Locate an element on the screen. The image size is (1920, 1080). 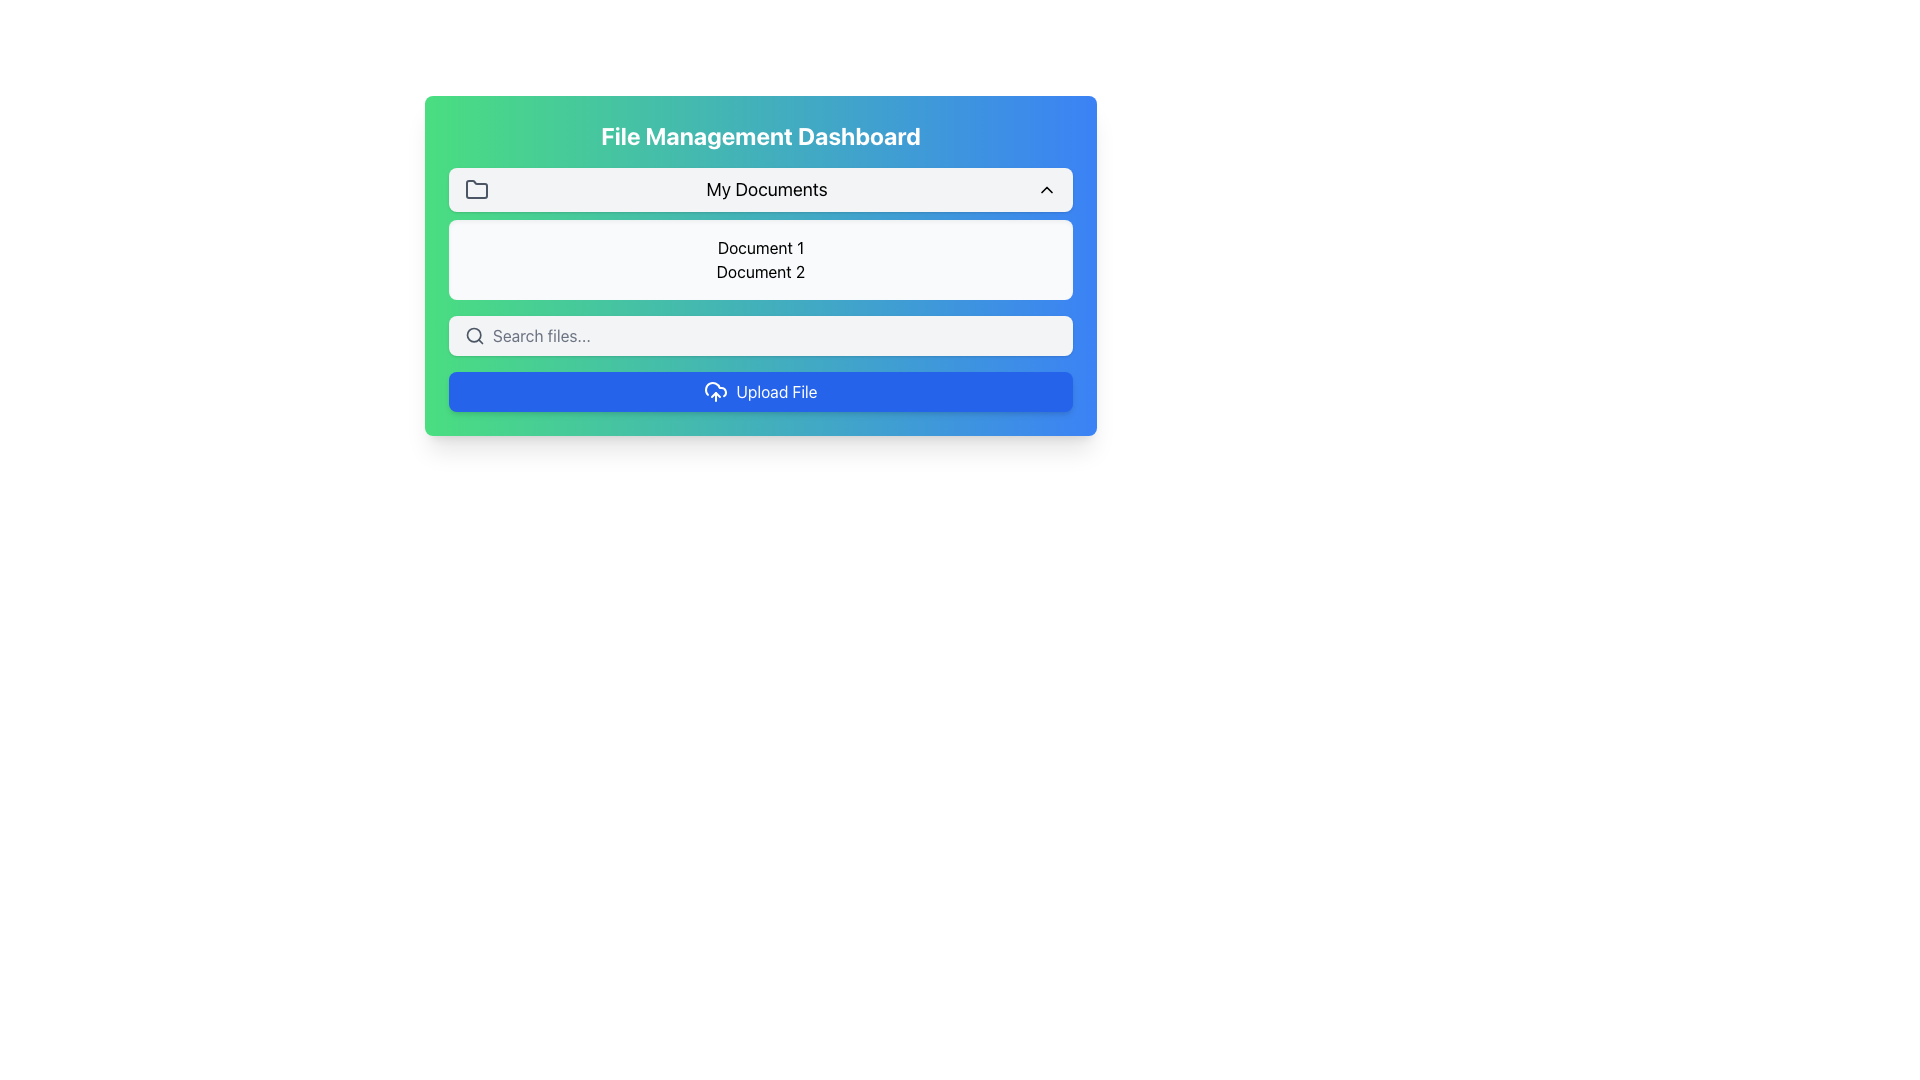
the 'My Documents' dropdown button is located at coordinates (760, 189).